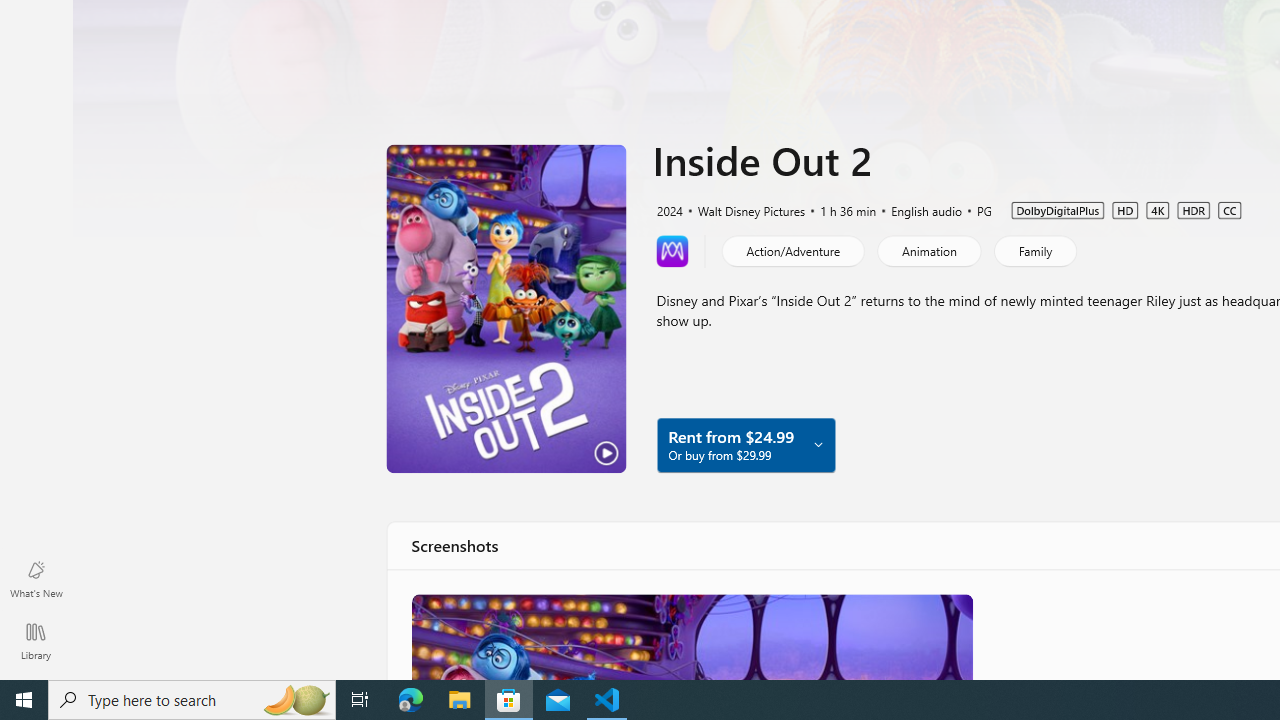 This screenshot has width=1280, height=720. Describe the element at coordinates (1034, 249) in the screenshot. I see `'Family'` at that location.